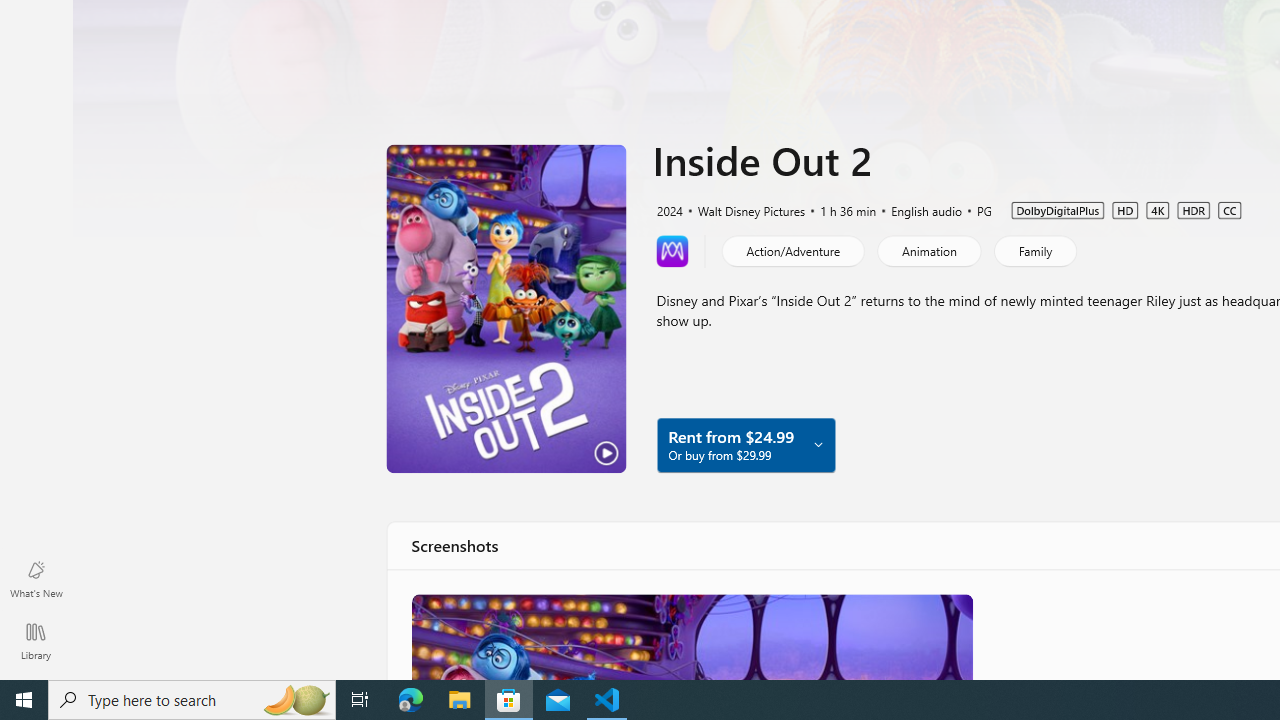 This screenshot has width=1280, height=720. Describe the element at coordinates (1034, 249) in the screenshot. I see `'Family'` at that location.